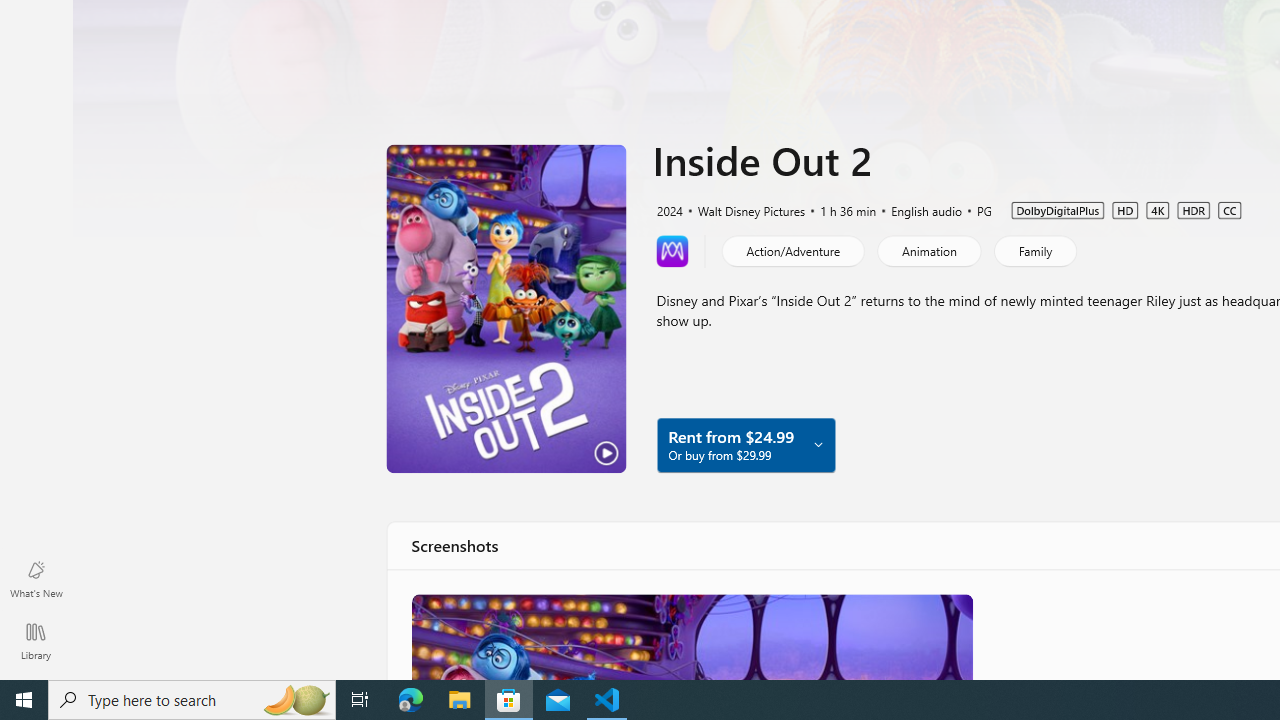 This screenshot has width=1280, height=720. Describe the element at coordinates (1034, 249) in the screenshot. I see `'Family'` at that location.